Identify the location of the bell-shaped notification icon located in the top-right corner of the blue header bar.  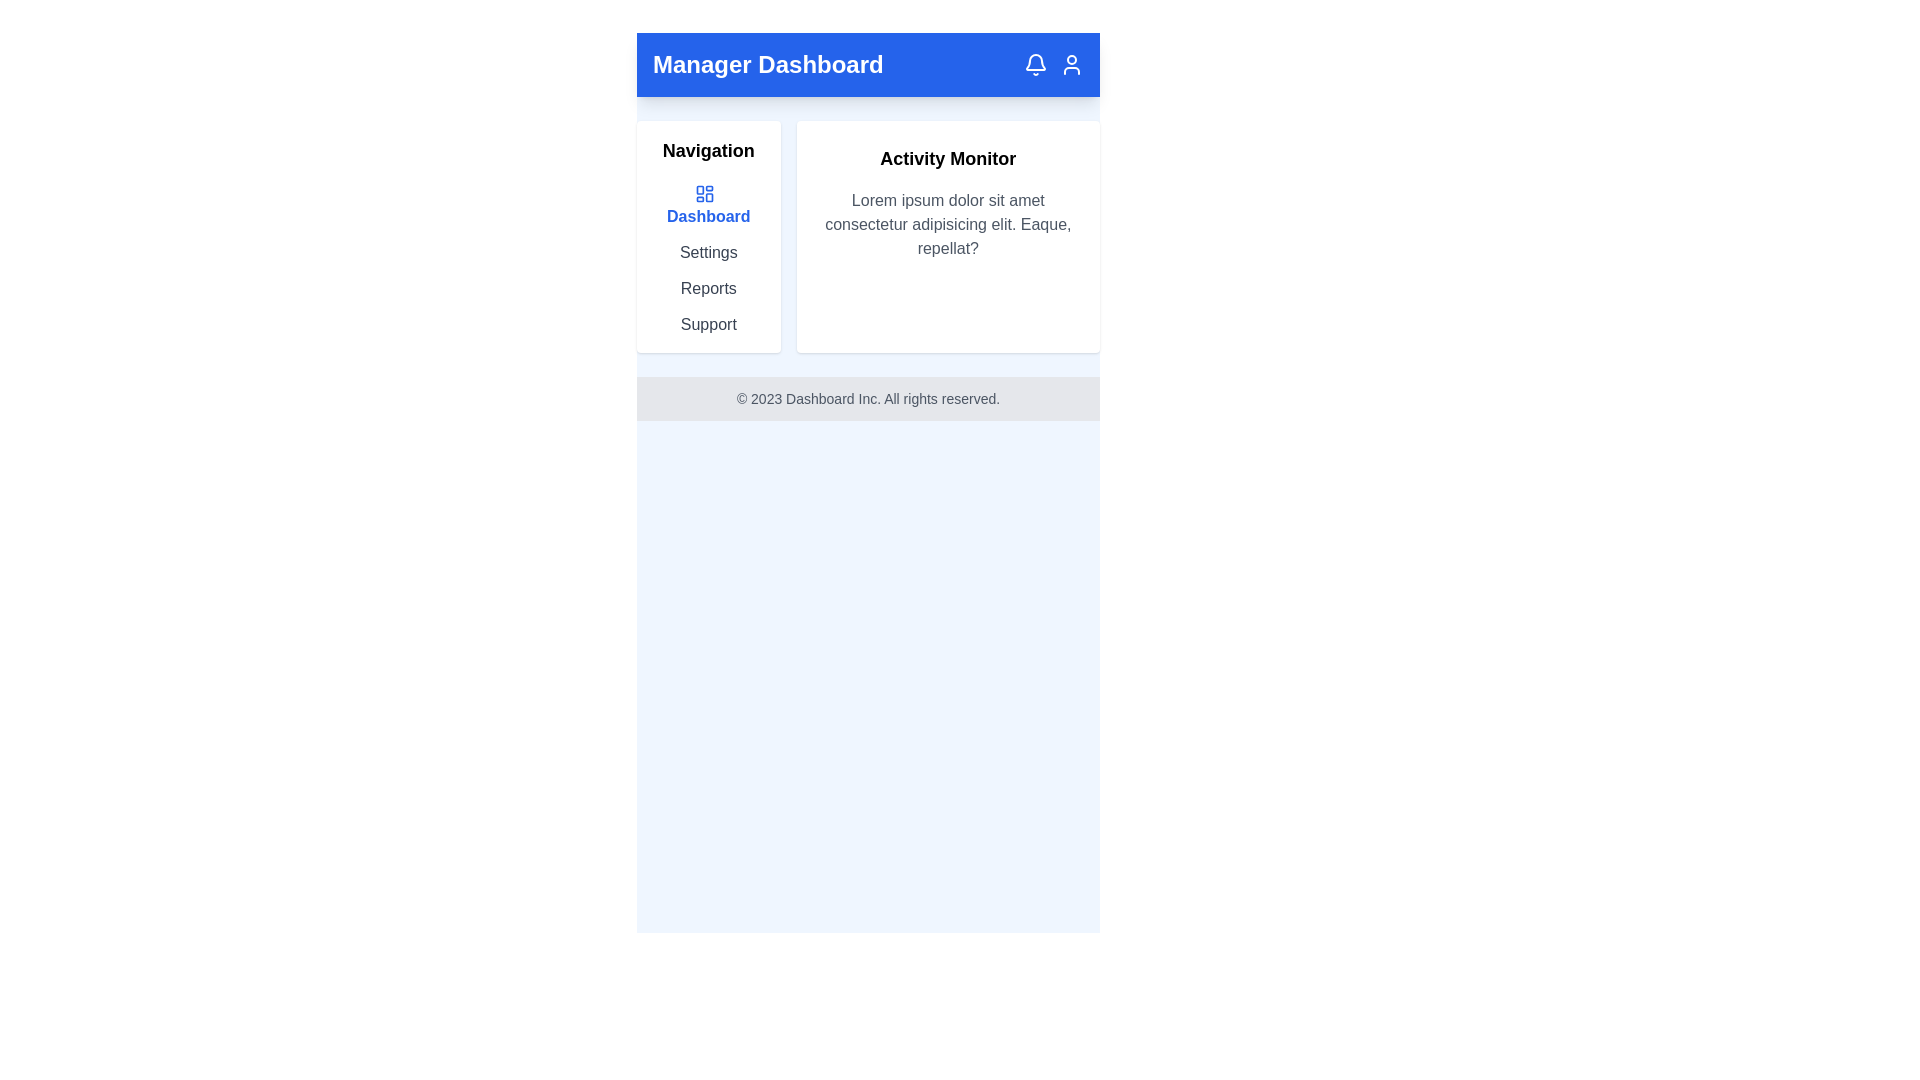
(1036, 64).